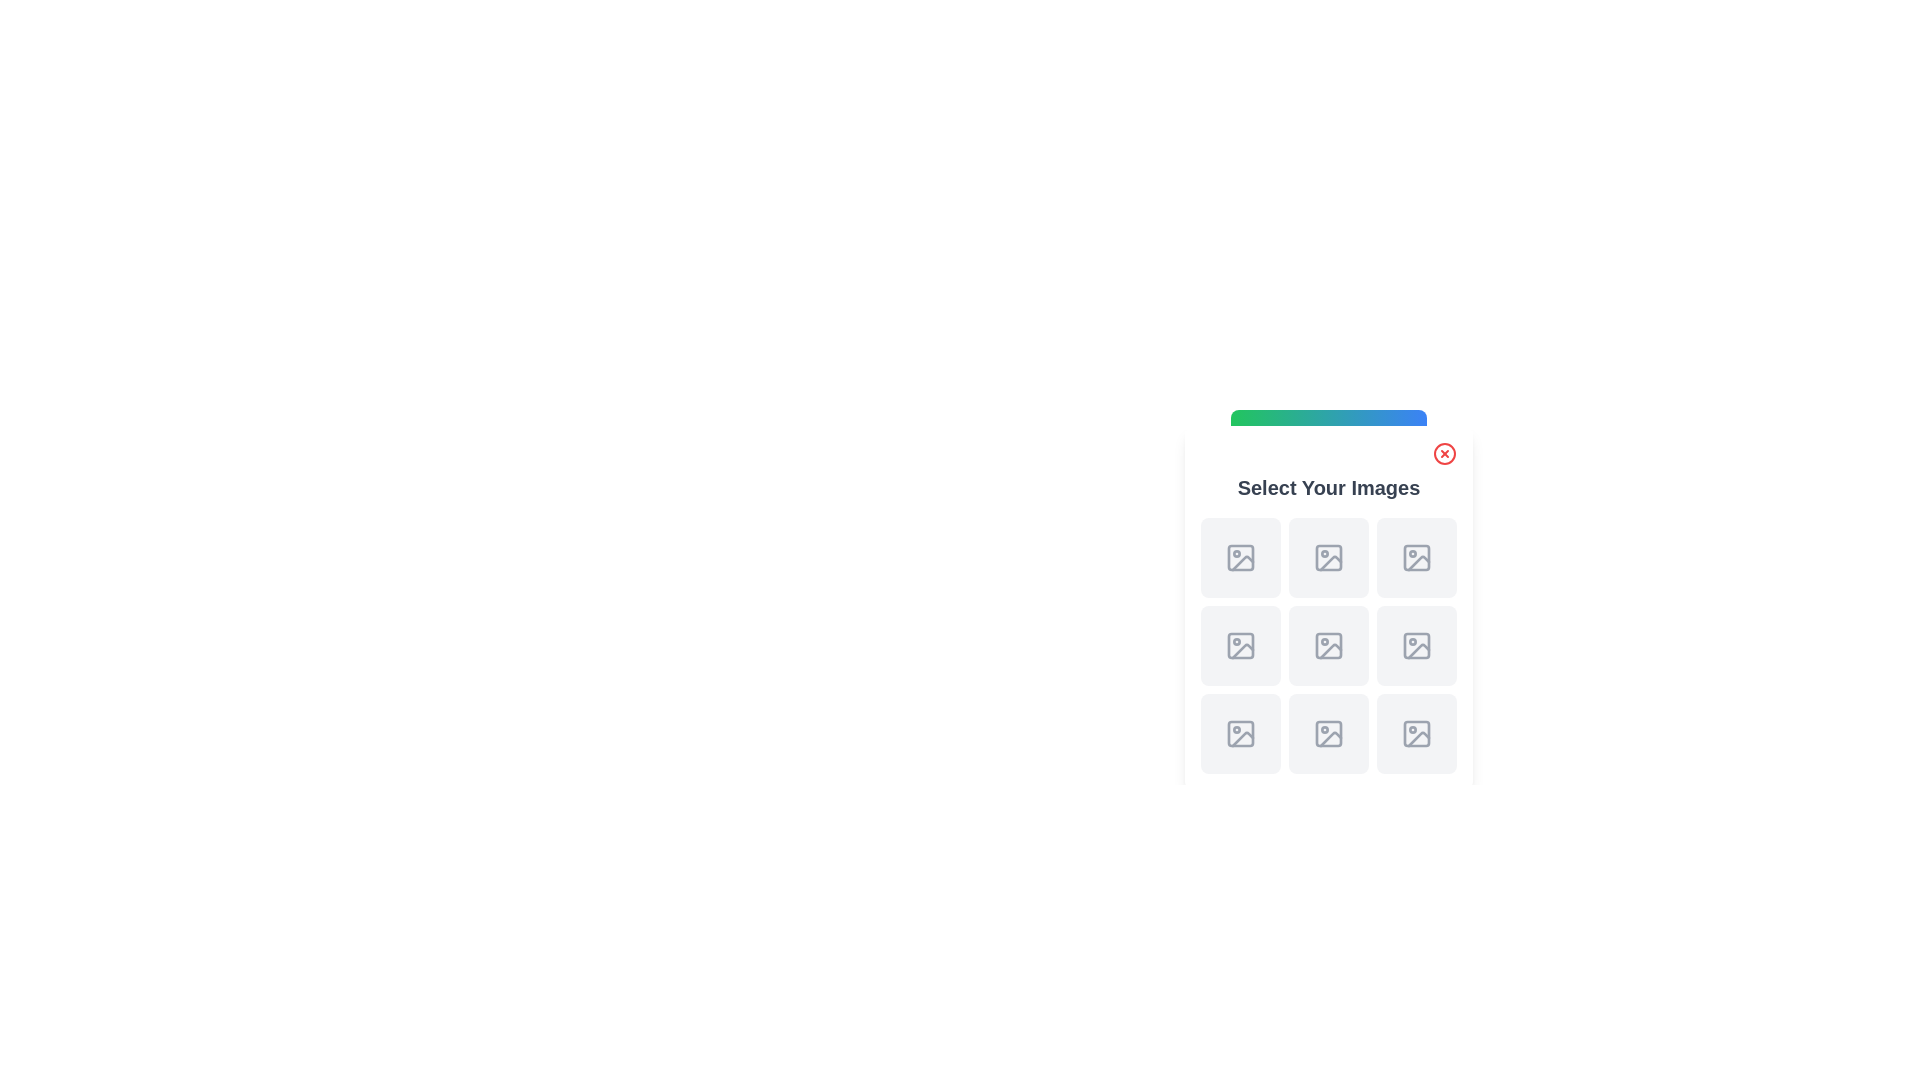 The image size is (1920, 1080). What do you see at coordinates (1415, 733) in the screenshot?
I see `the third button in the last row of a 3x3 grid layout, which is used for selecting an image` at bounding box center [1415, 733].